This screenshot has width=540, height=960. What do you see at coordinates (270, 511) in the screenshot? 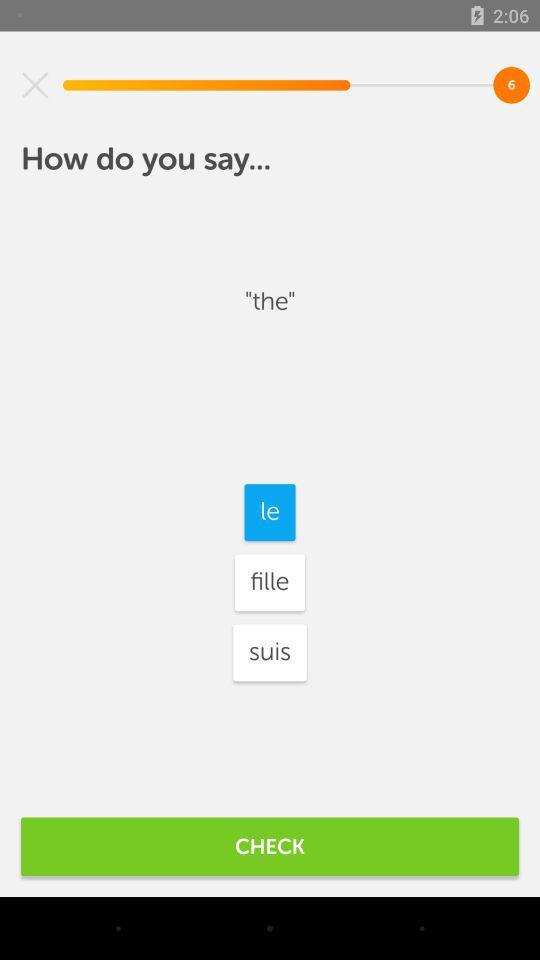
I see `le item` at bounding box center [270, 511].